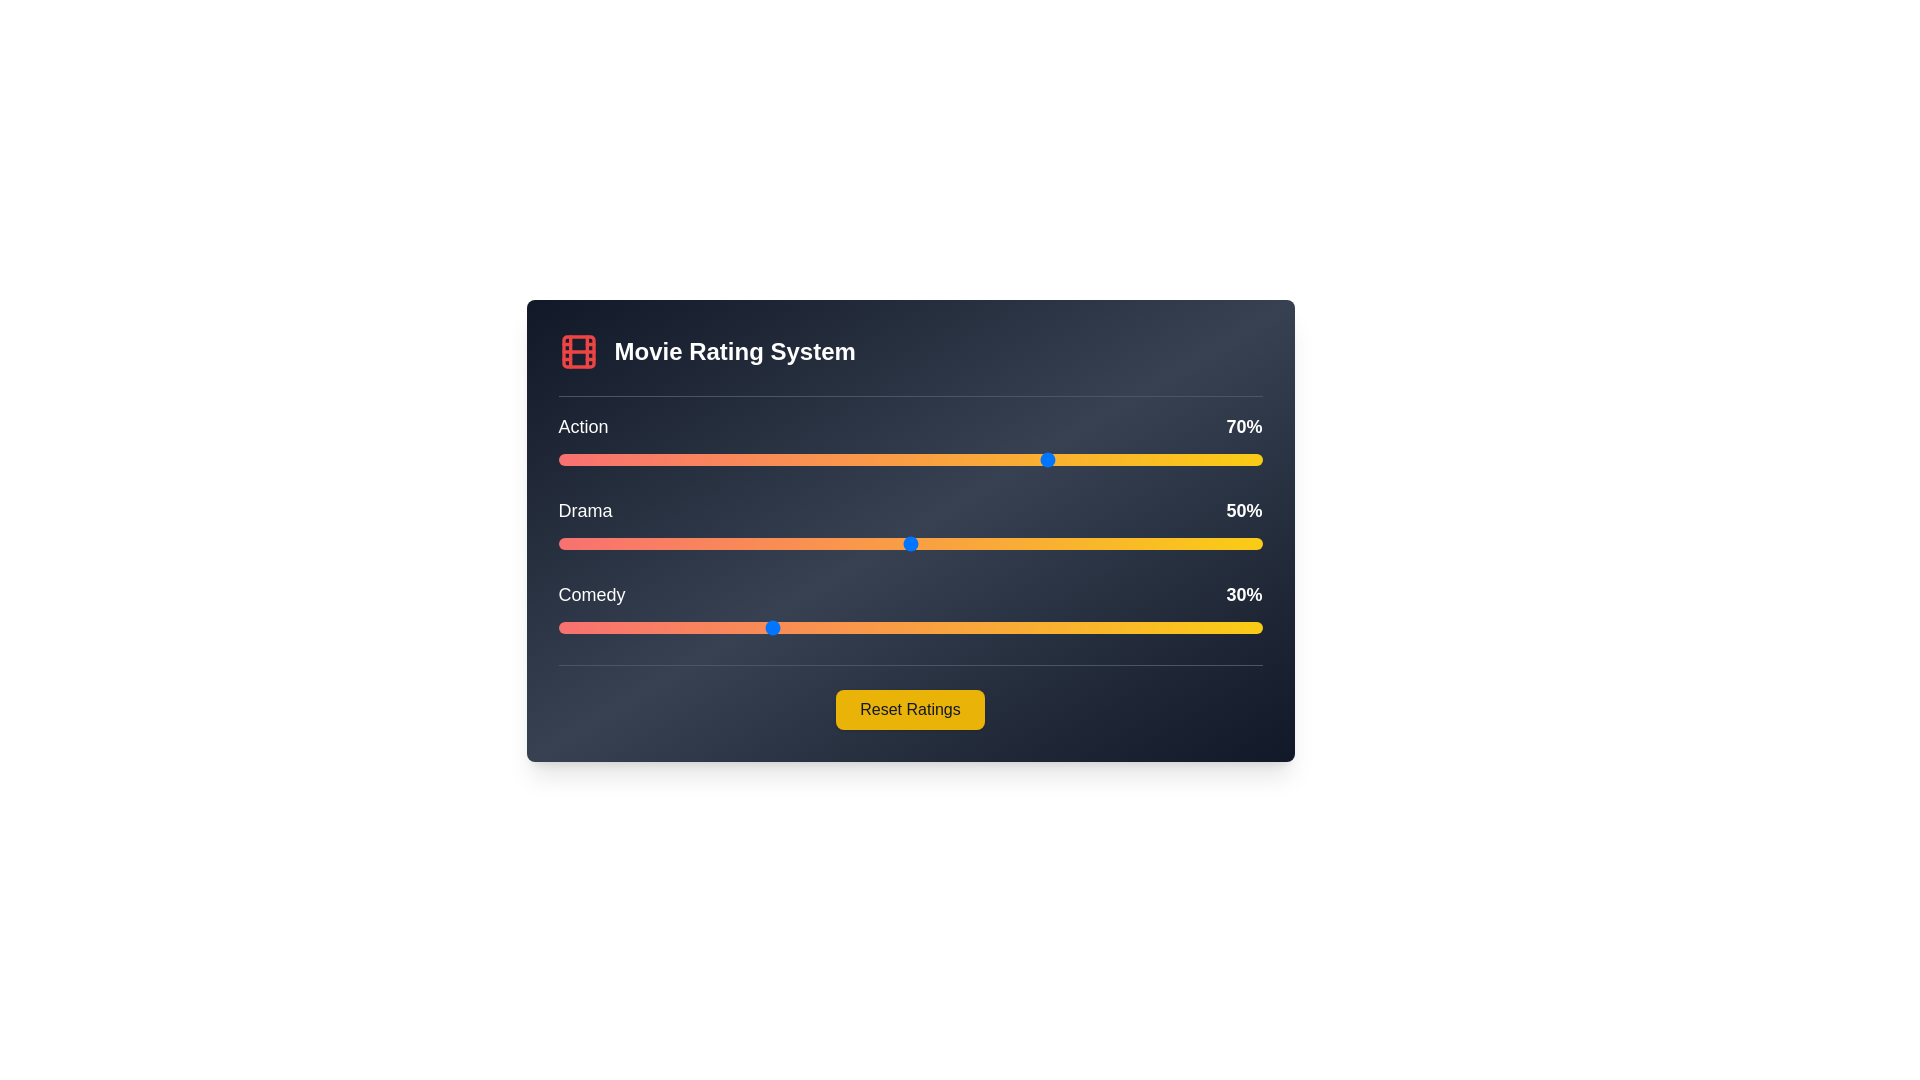  I want to click on 'Reset Ratings' button to reset all ratings to their default values, so click(909, 708).